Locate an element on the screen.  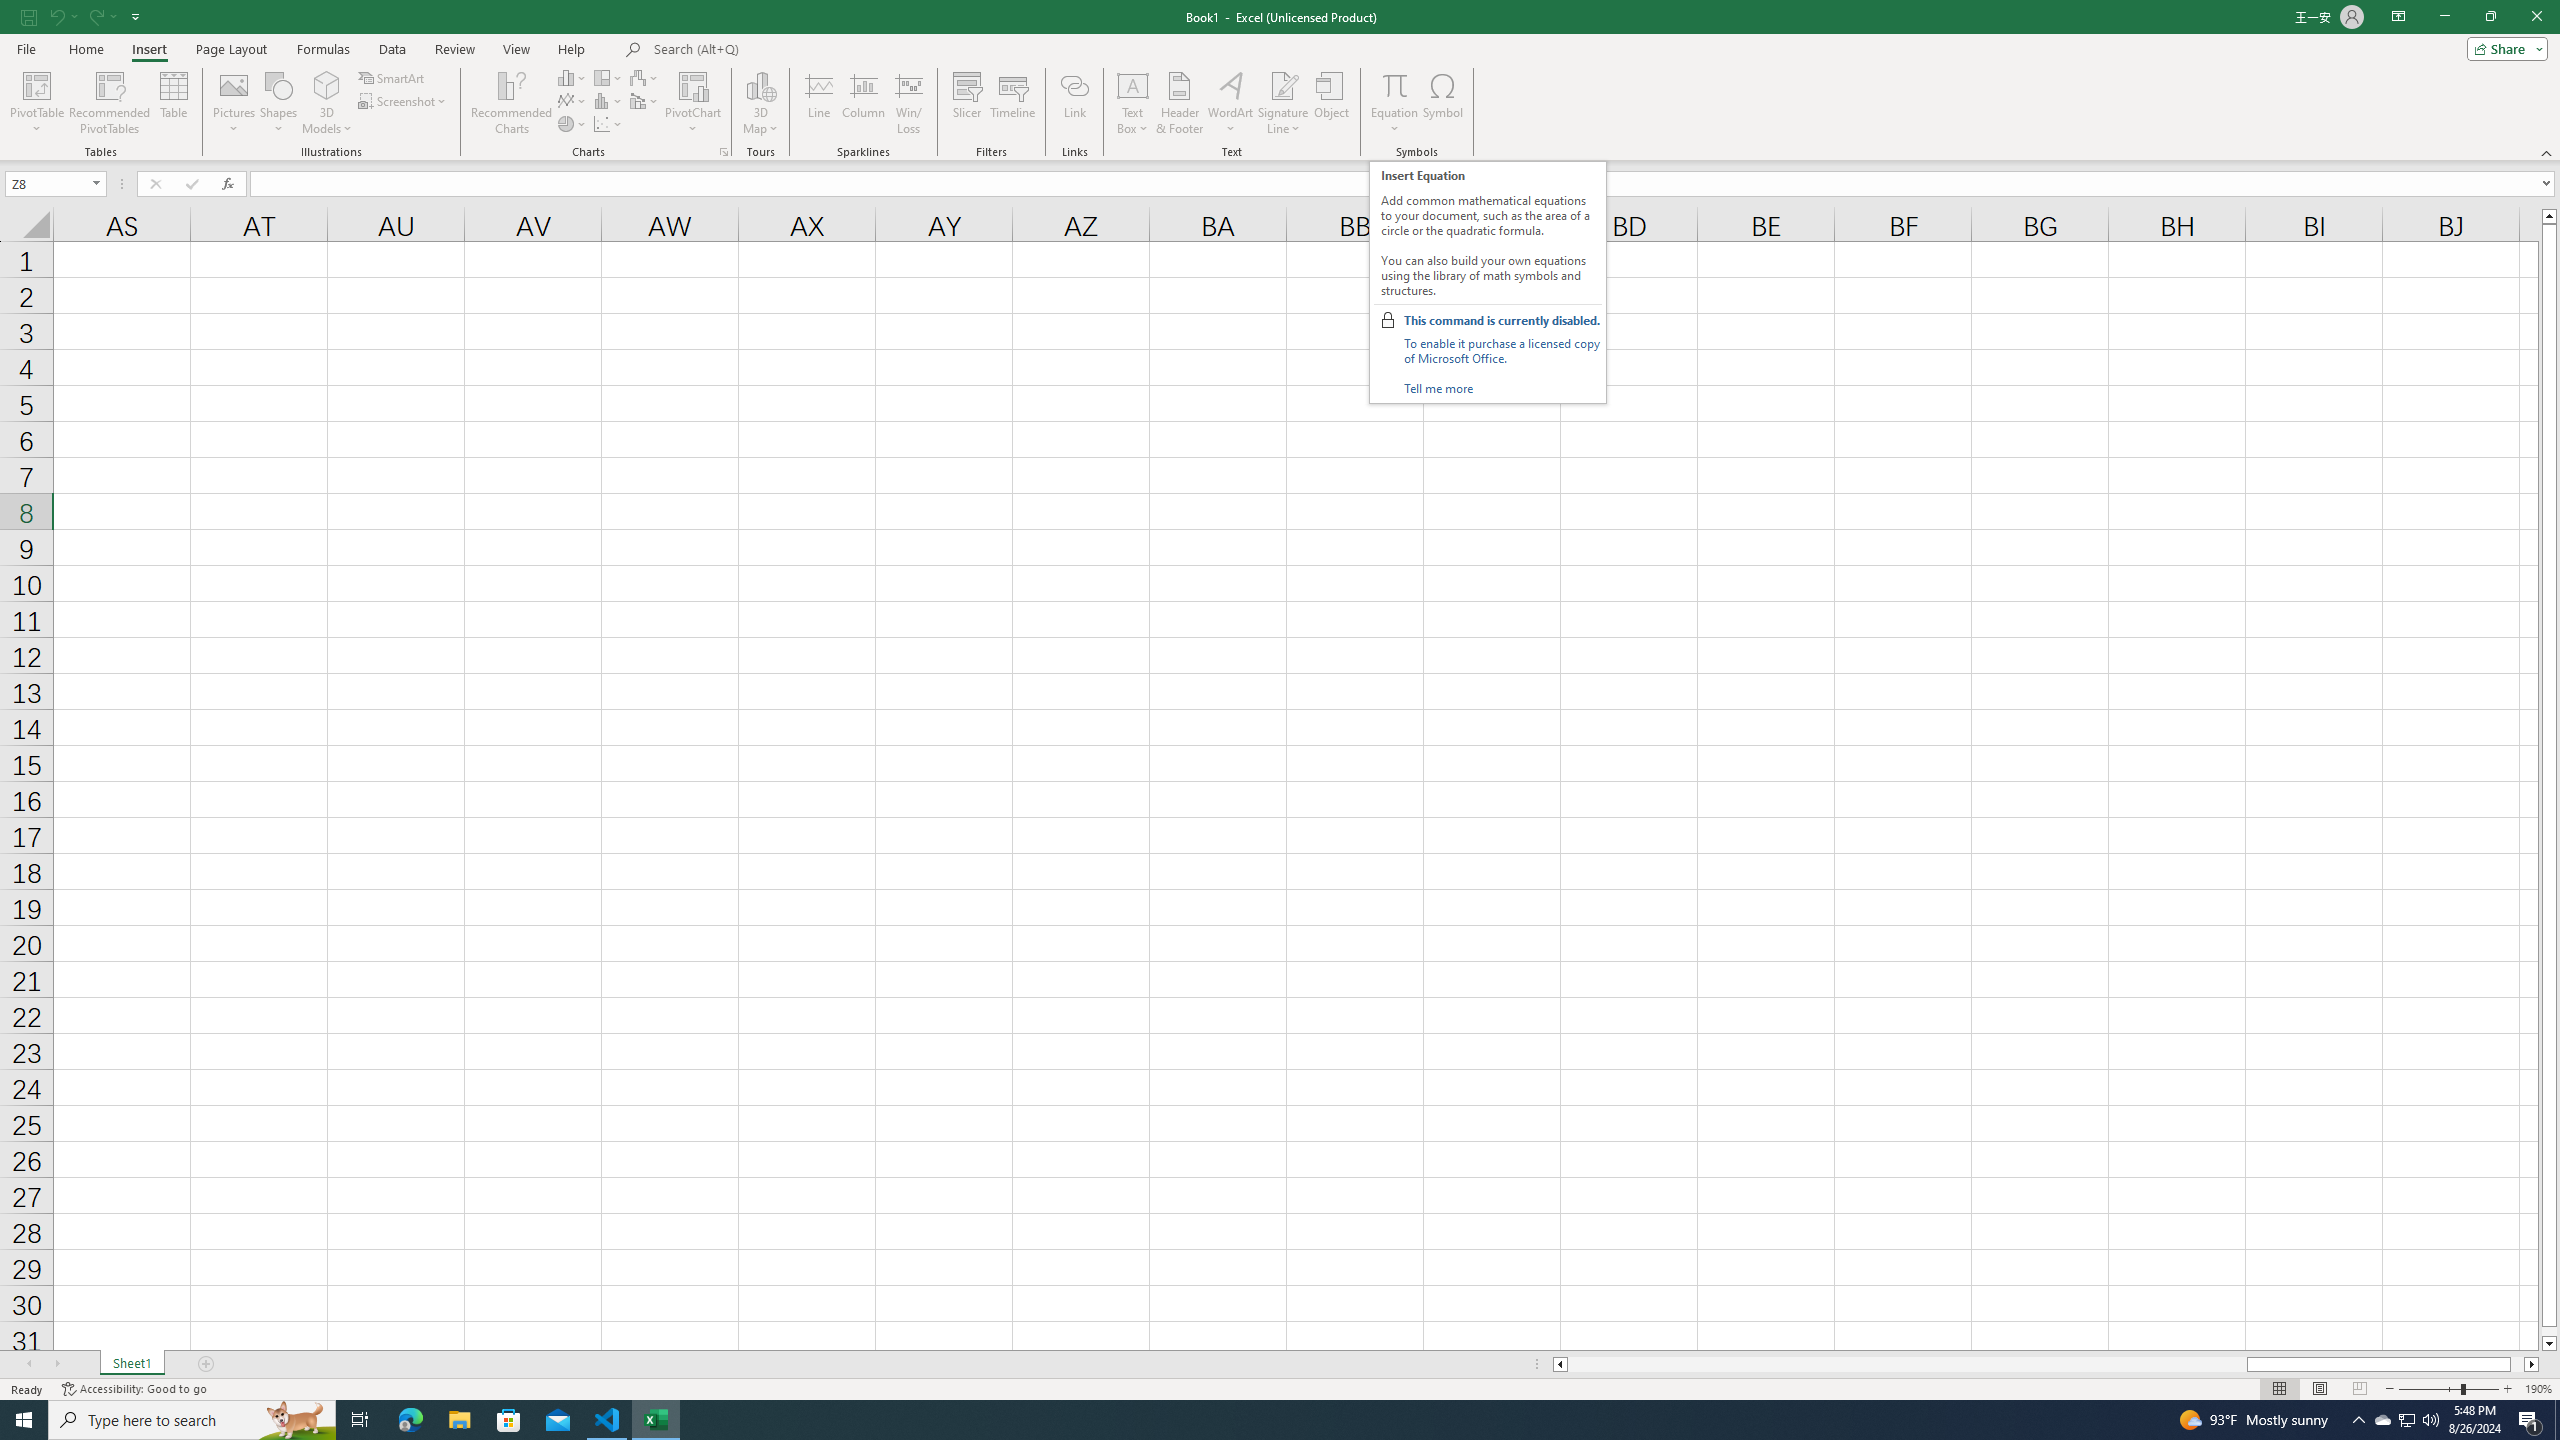
'Insert Waterfall, Funnel, Stock, Surface, or Radar Chart' is located at coordinates (644, 77).